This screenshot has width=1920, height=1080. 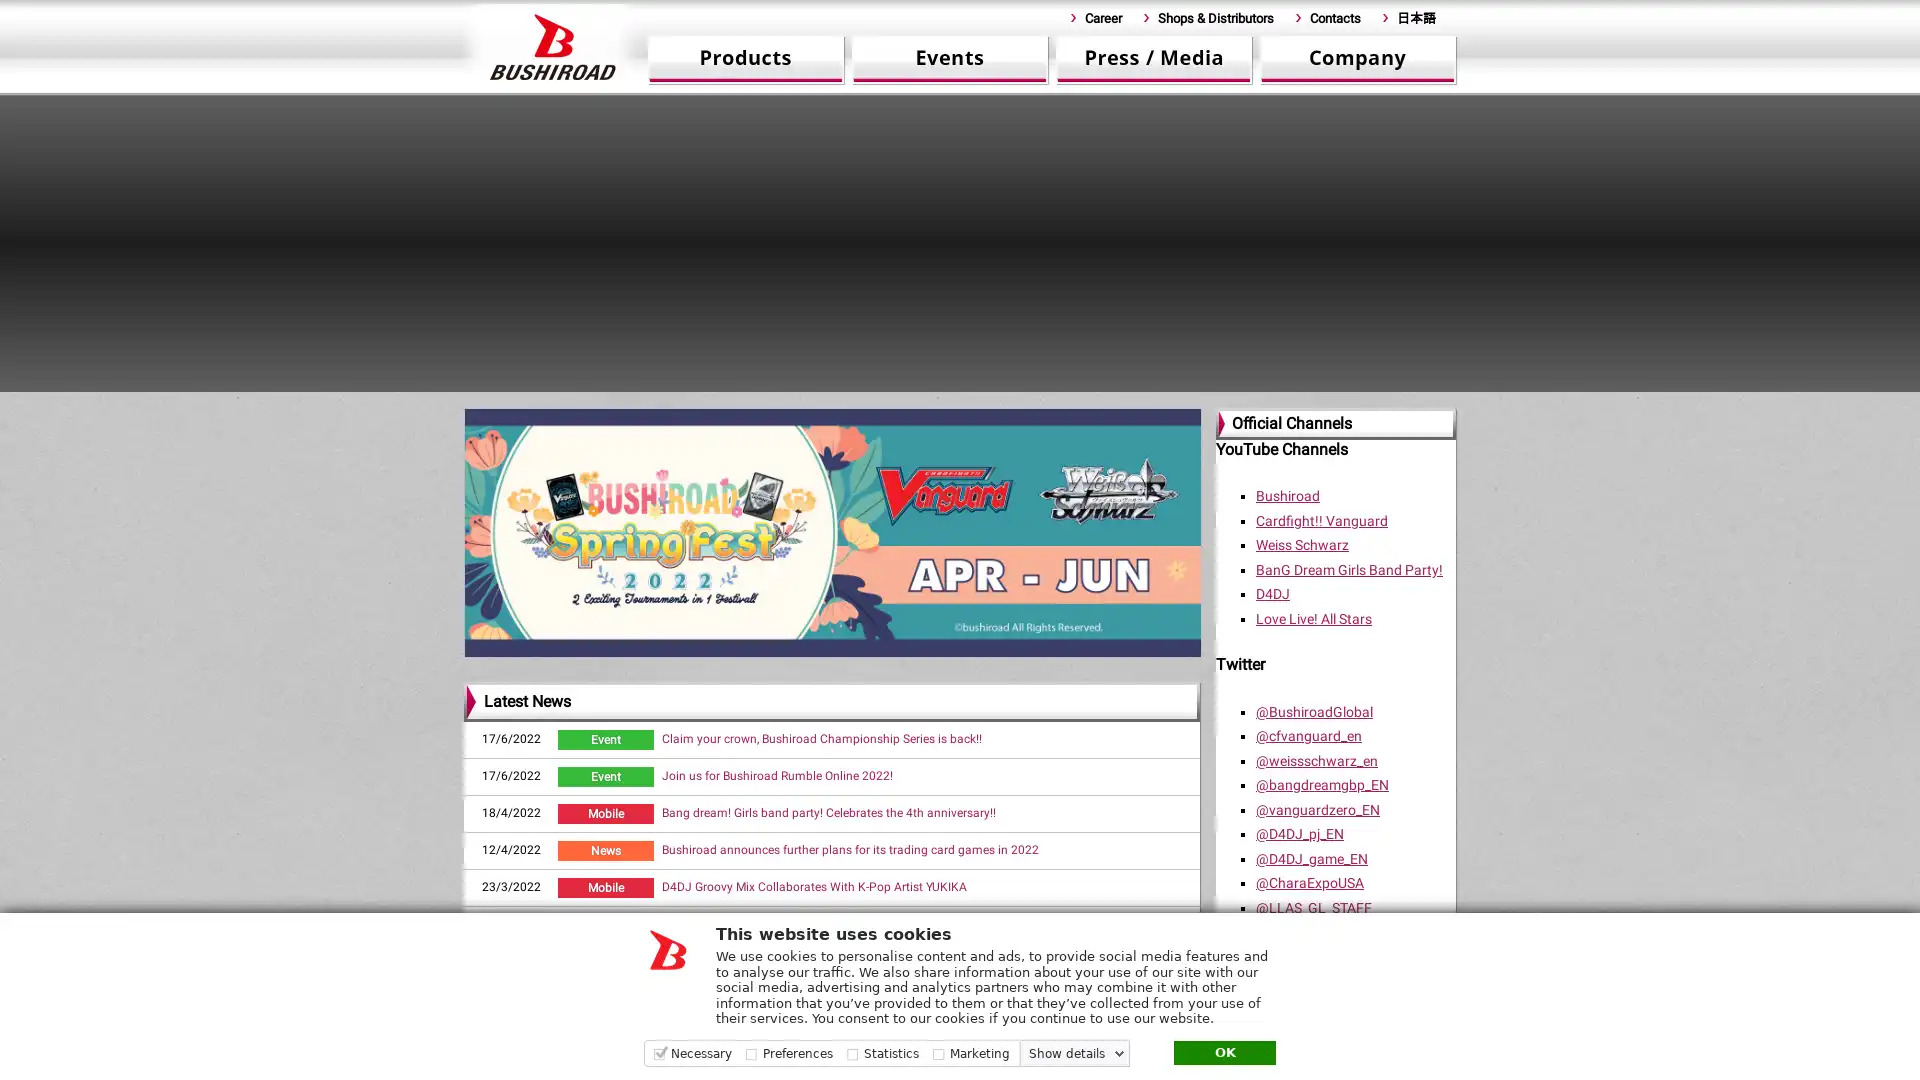 I want to click on 7, so click(x=914, y=384).